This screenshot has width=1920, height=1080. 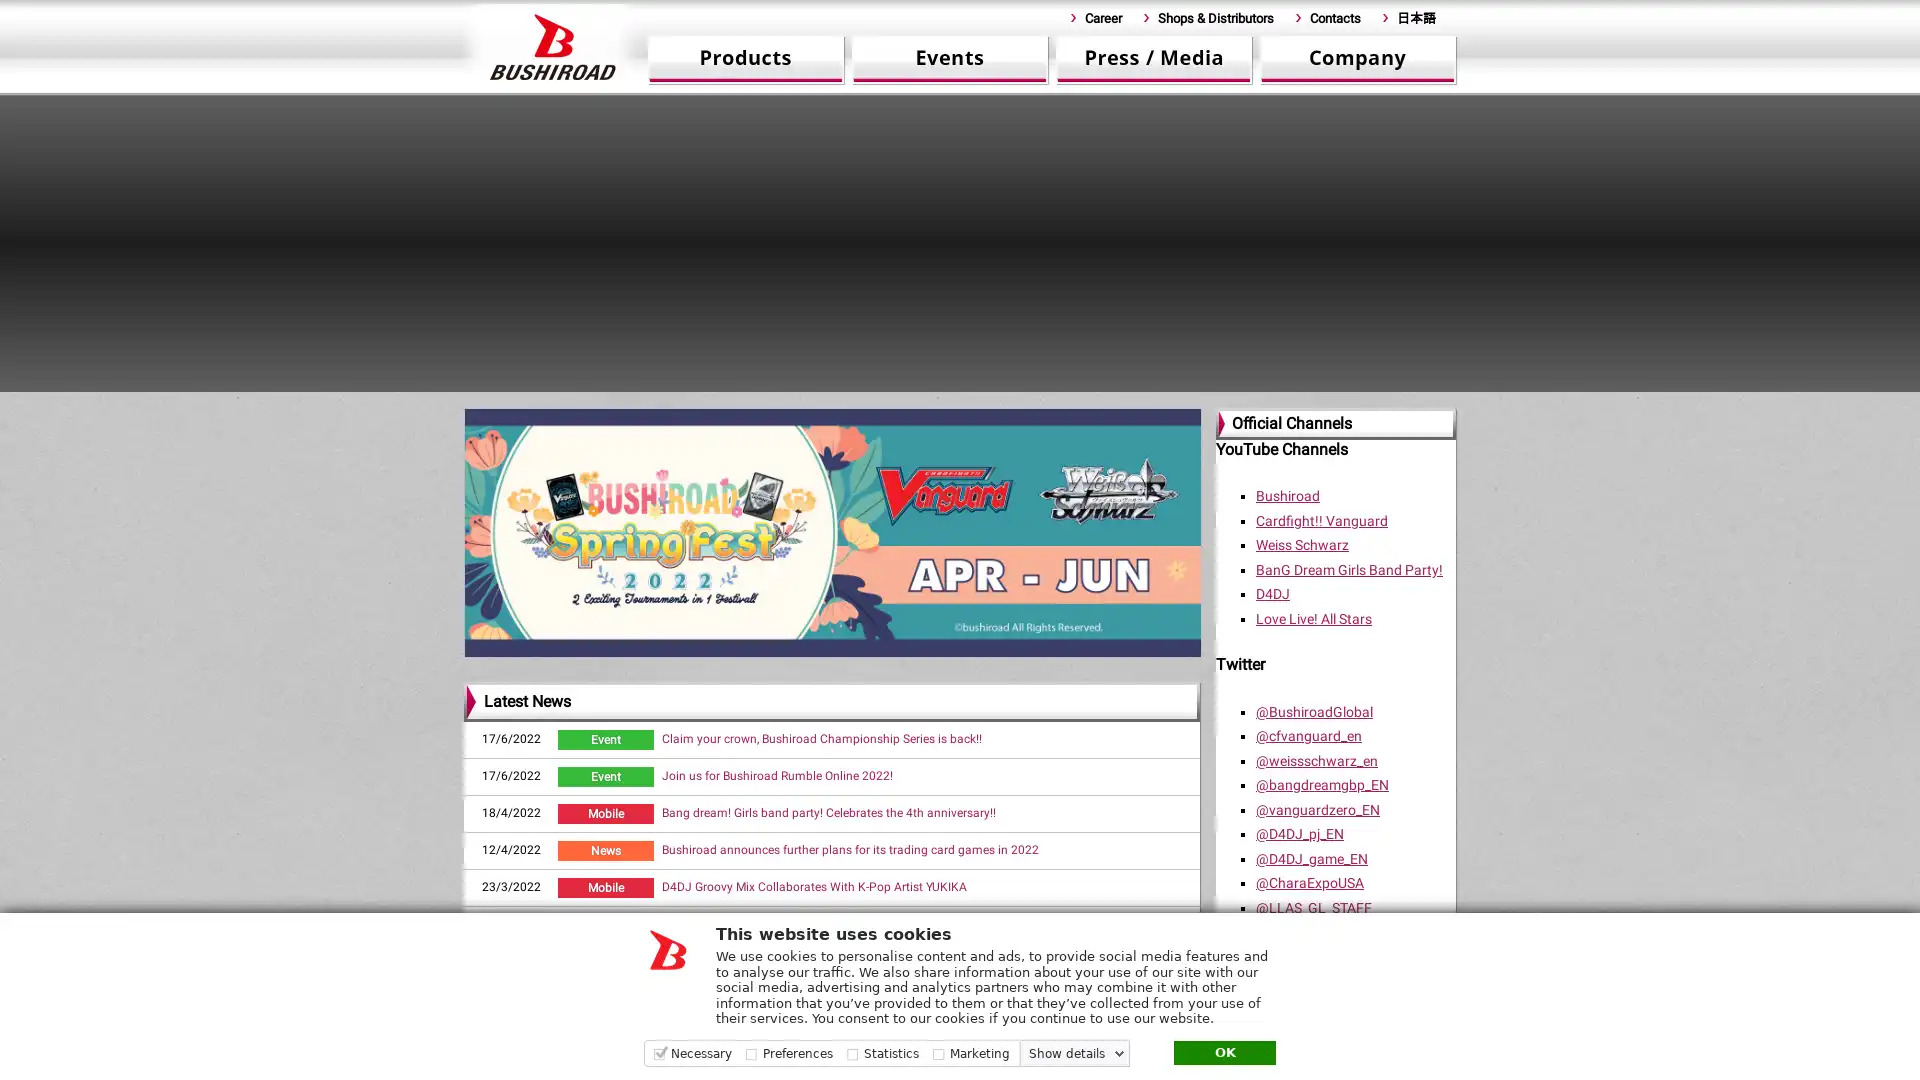 I want to click on 7, so click(x=914, y=384).